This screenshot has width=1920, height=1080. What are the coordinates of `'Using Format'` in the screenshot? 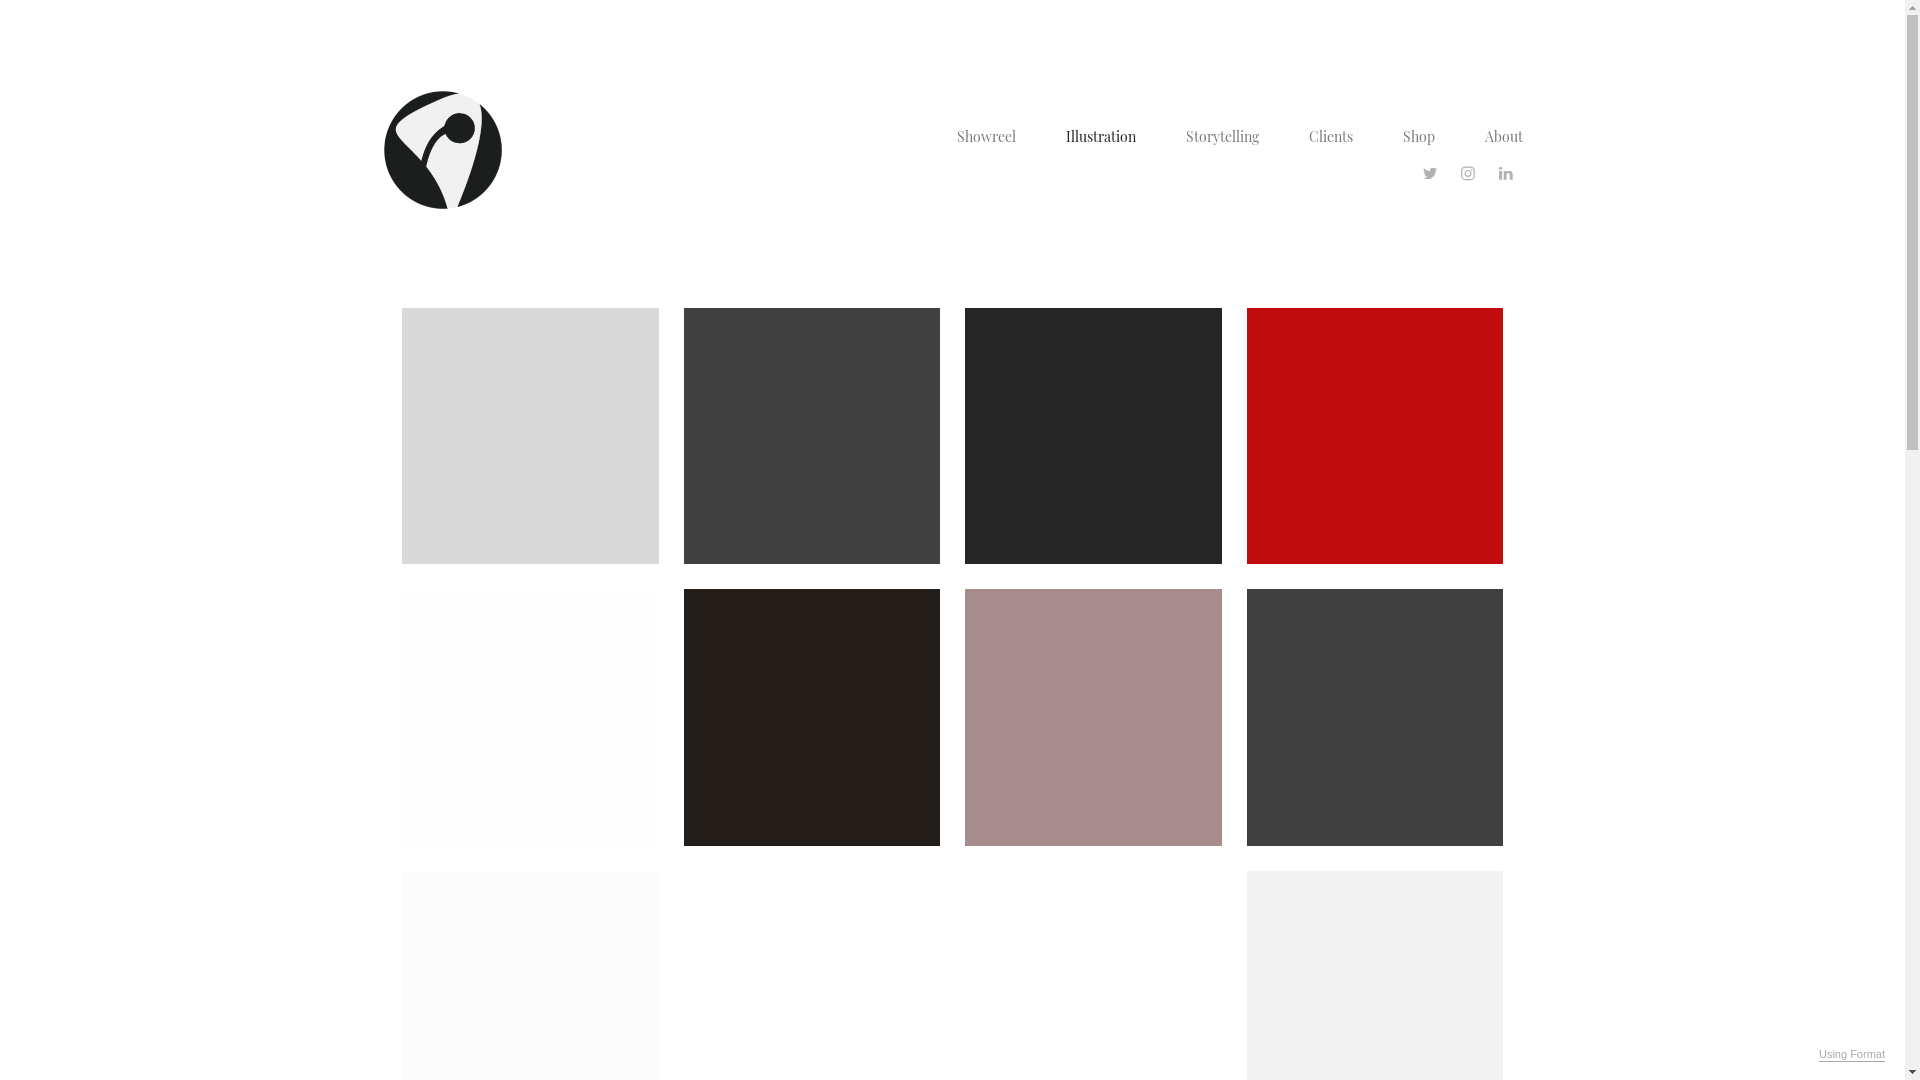 It's located at (1851, 1054).